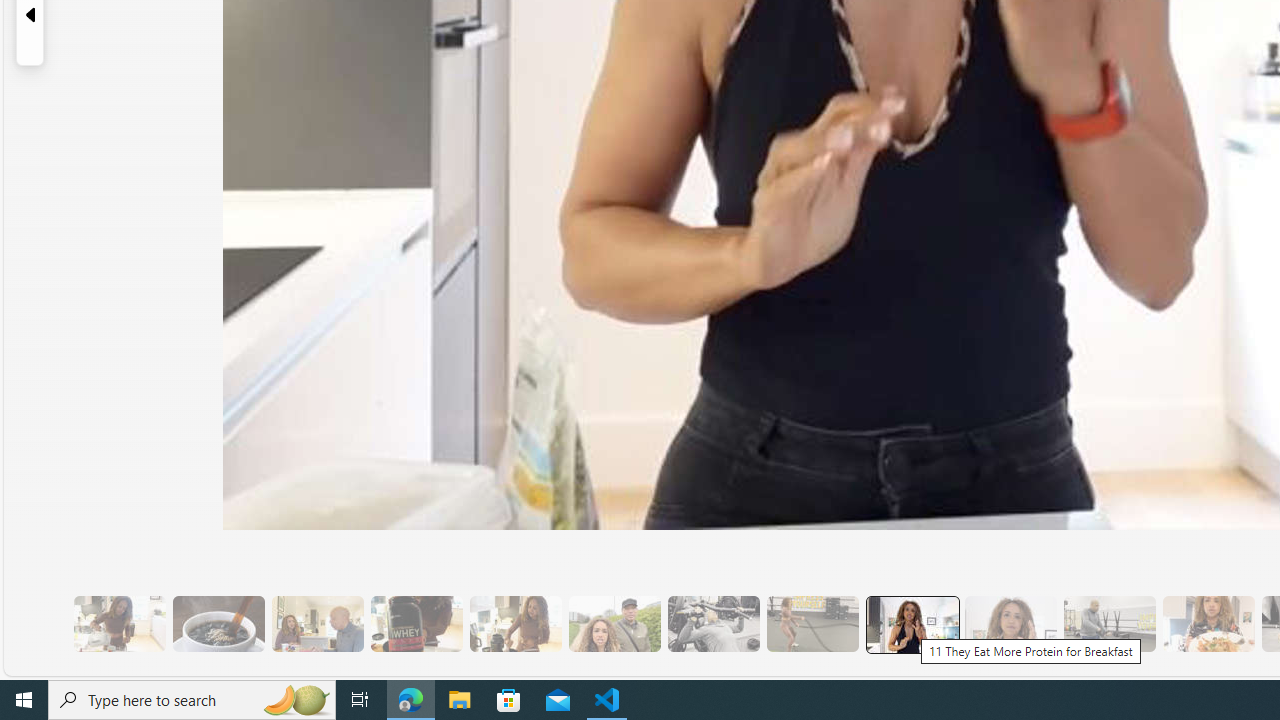 This screenshot has width=1280, height=720. Describe the element at coordinates (515, 623) in the screenshot. I see `'7 They Don'` at that location.